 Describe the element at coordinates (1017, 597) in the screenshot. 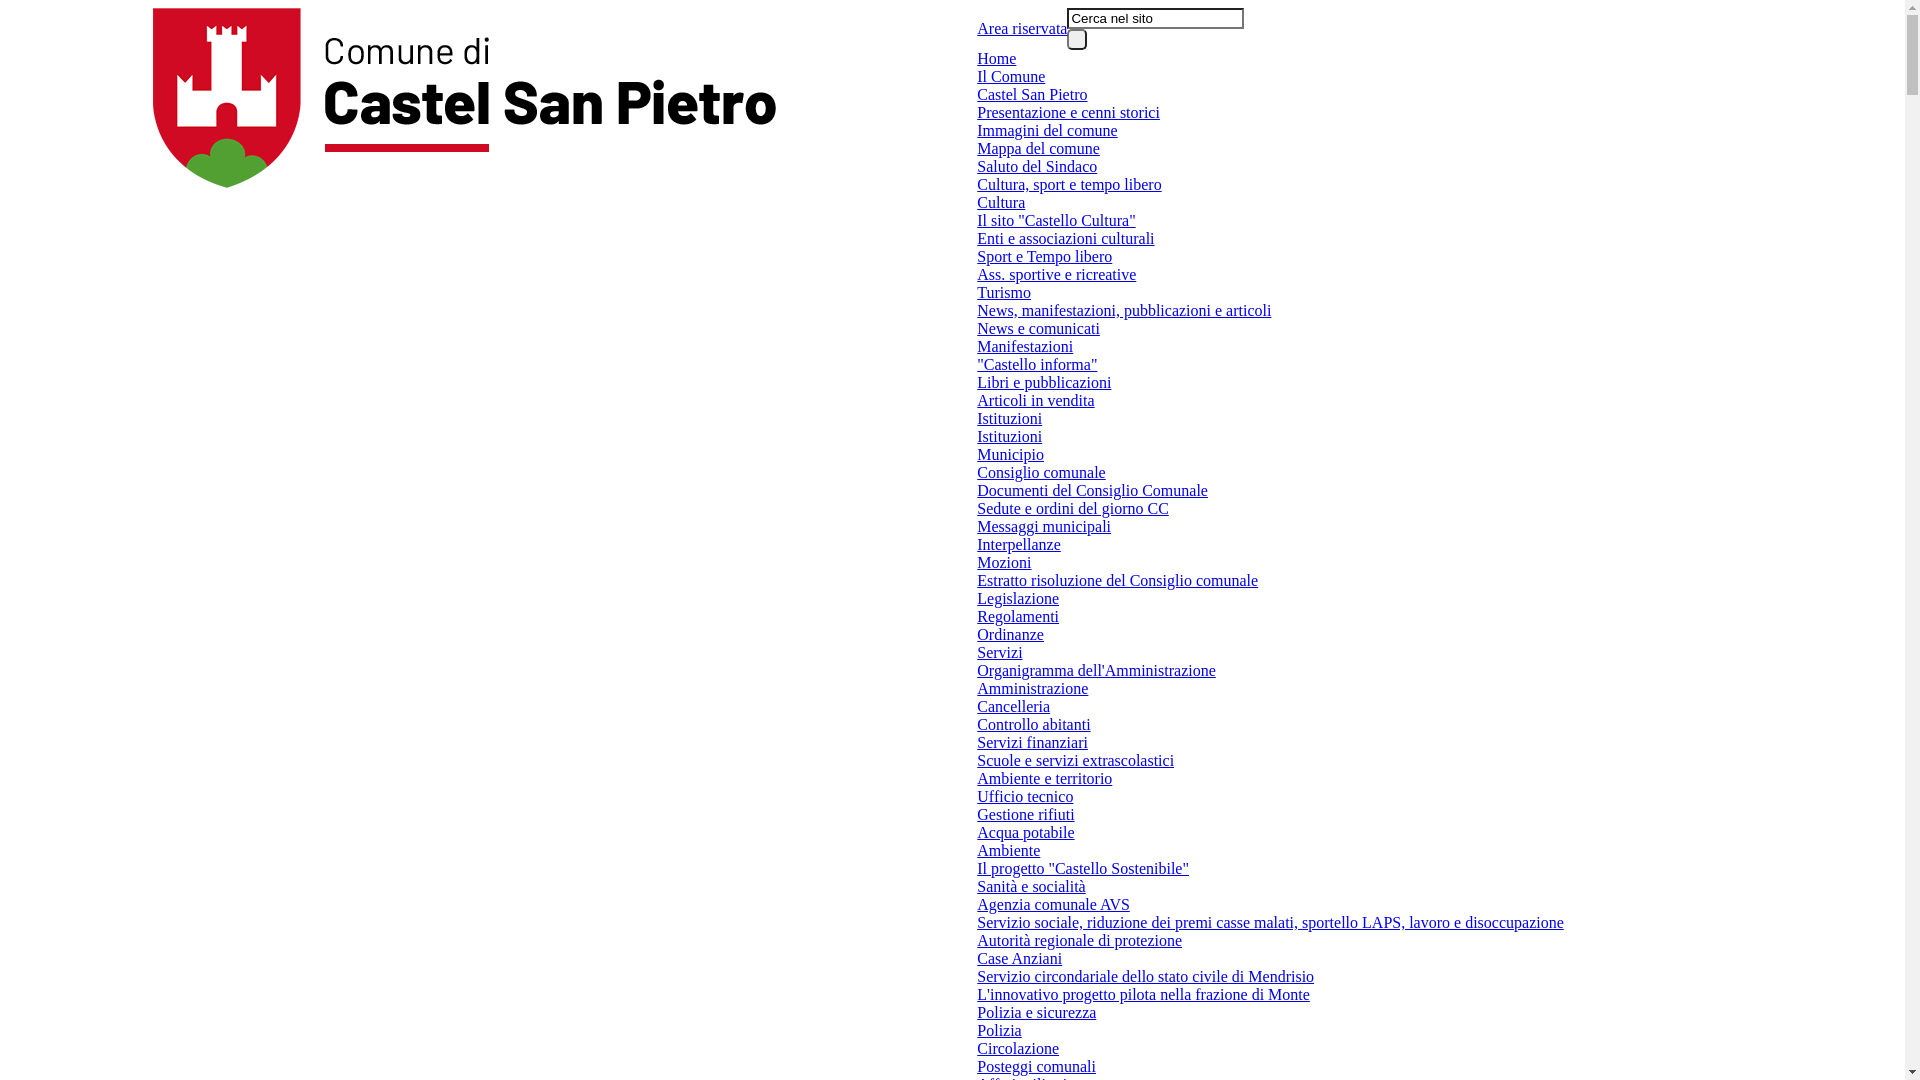

I see `'Legislazione'` at that location.